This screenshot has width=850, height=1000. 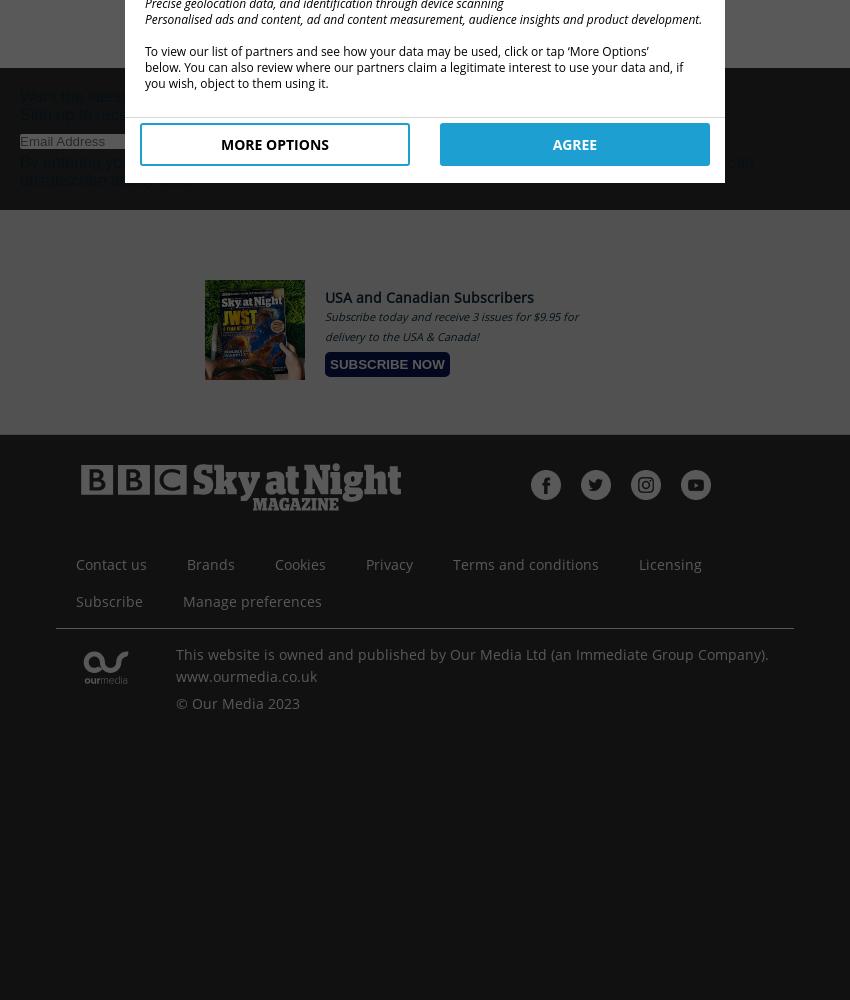 I want to click on 'Sign up to receive our free newsletter!', so click(x=154, y=113).